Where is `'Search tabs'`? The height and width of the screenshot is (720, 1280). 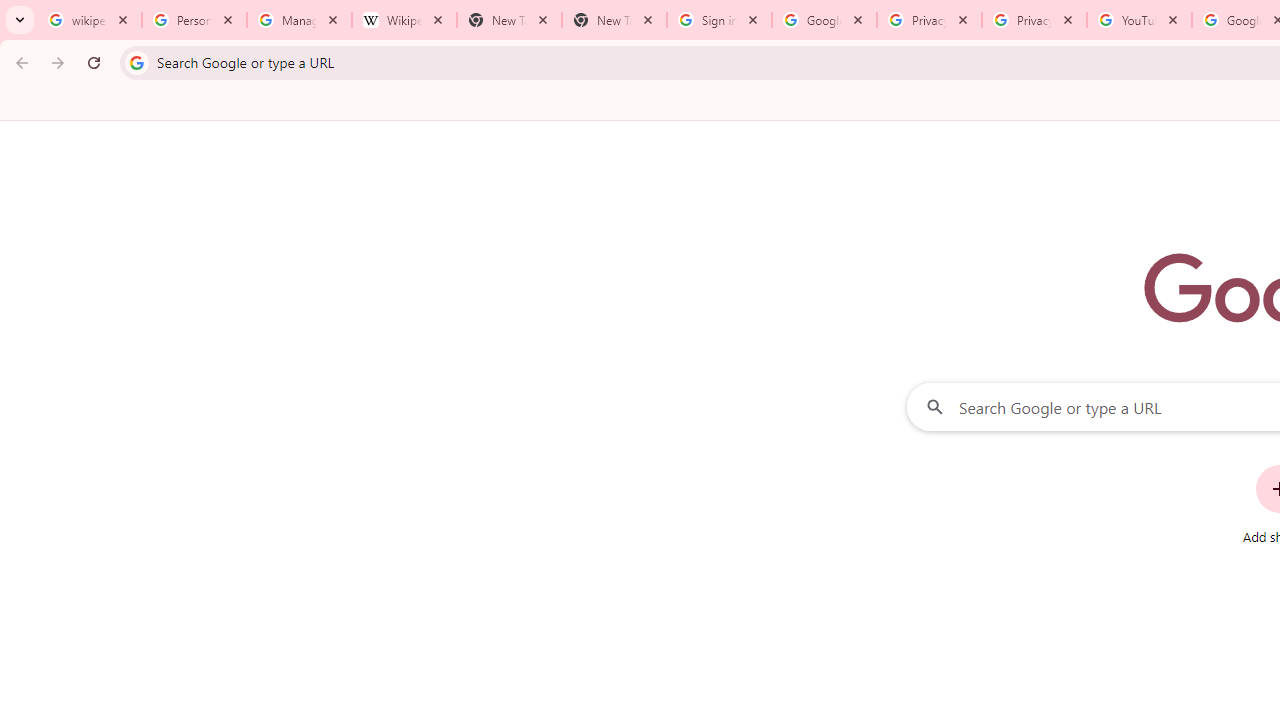
'Search tabs' is located at coordinates (20, 20).